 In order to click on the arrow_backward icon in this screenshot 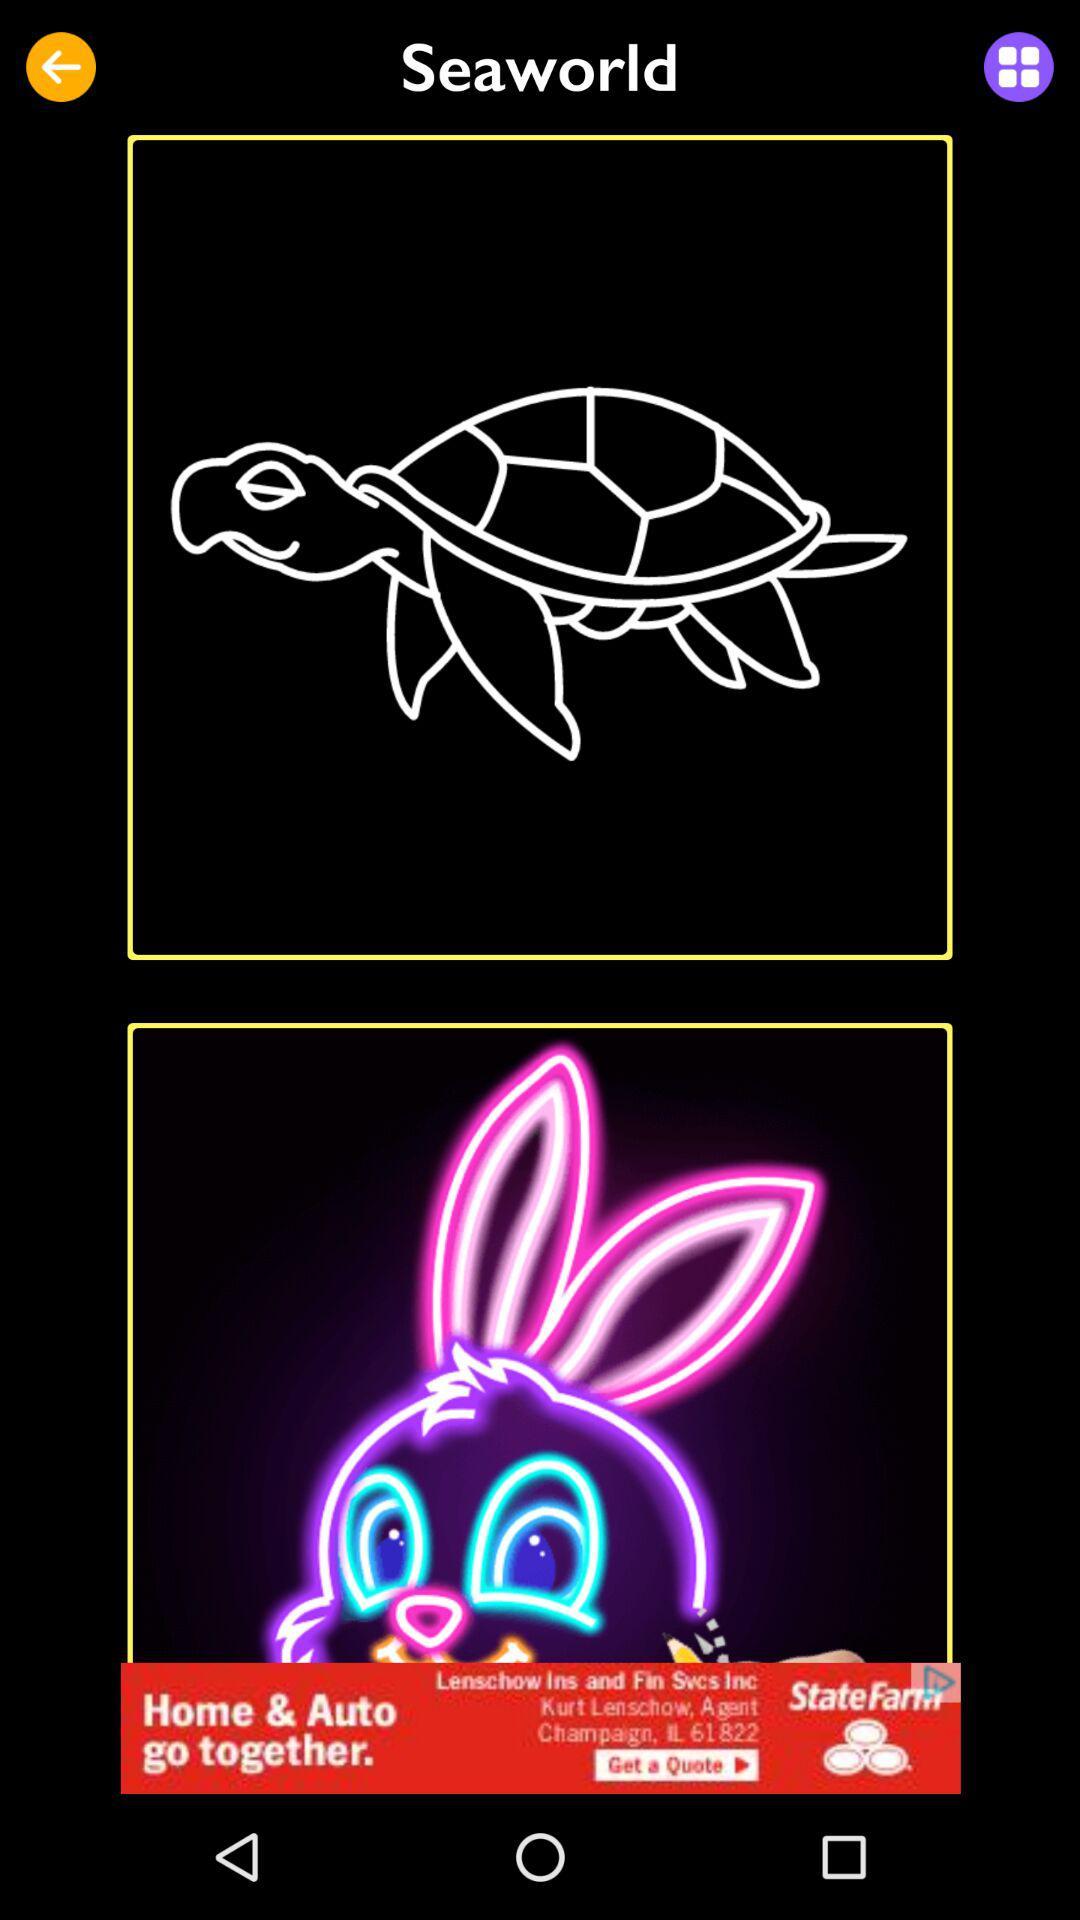, I will do `click(60, 67)`.